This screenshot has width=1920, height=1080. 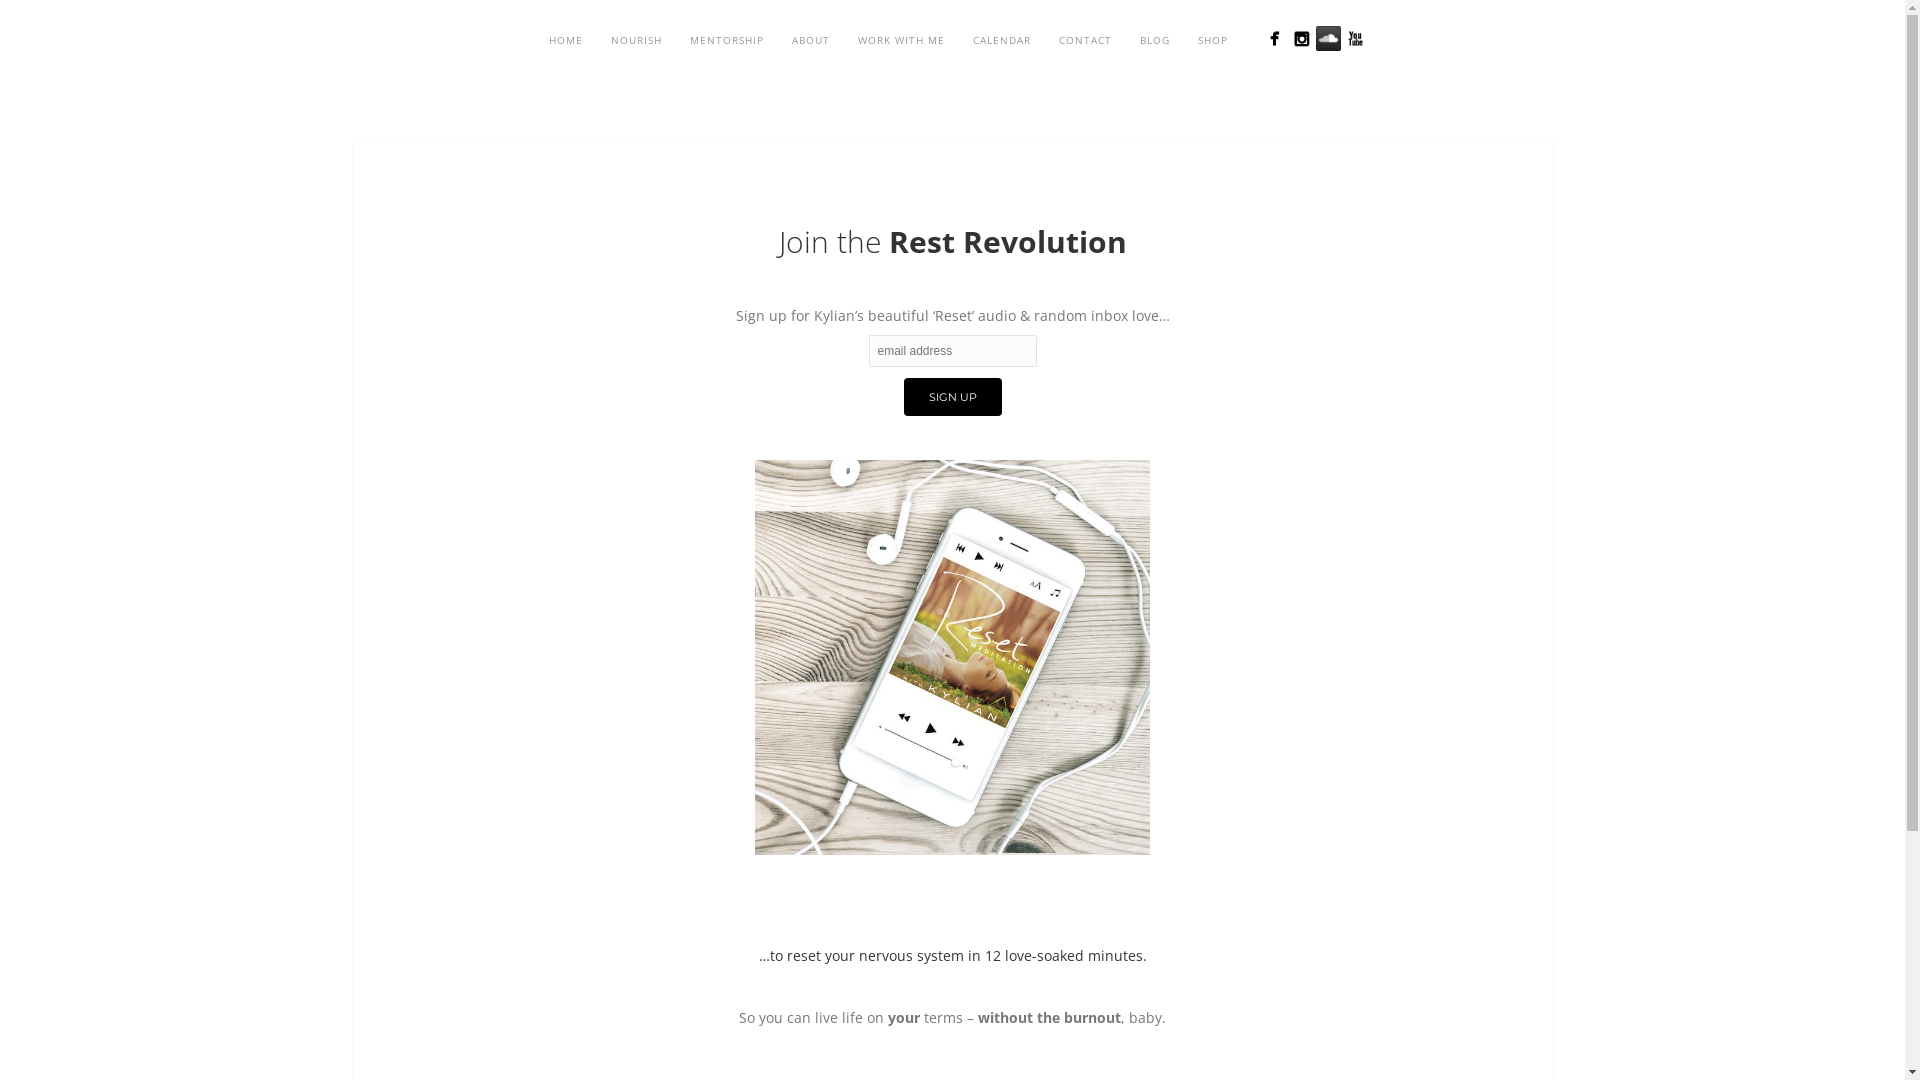 I want to click on 'CALENDAR', so click(x=958, y=40).